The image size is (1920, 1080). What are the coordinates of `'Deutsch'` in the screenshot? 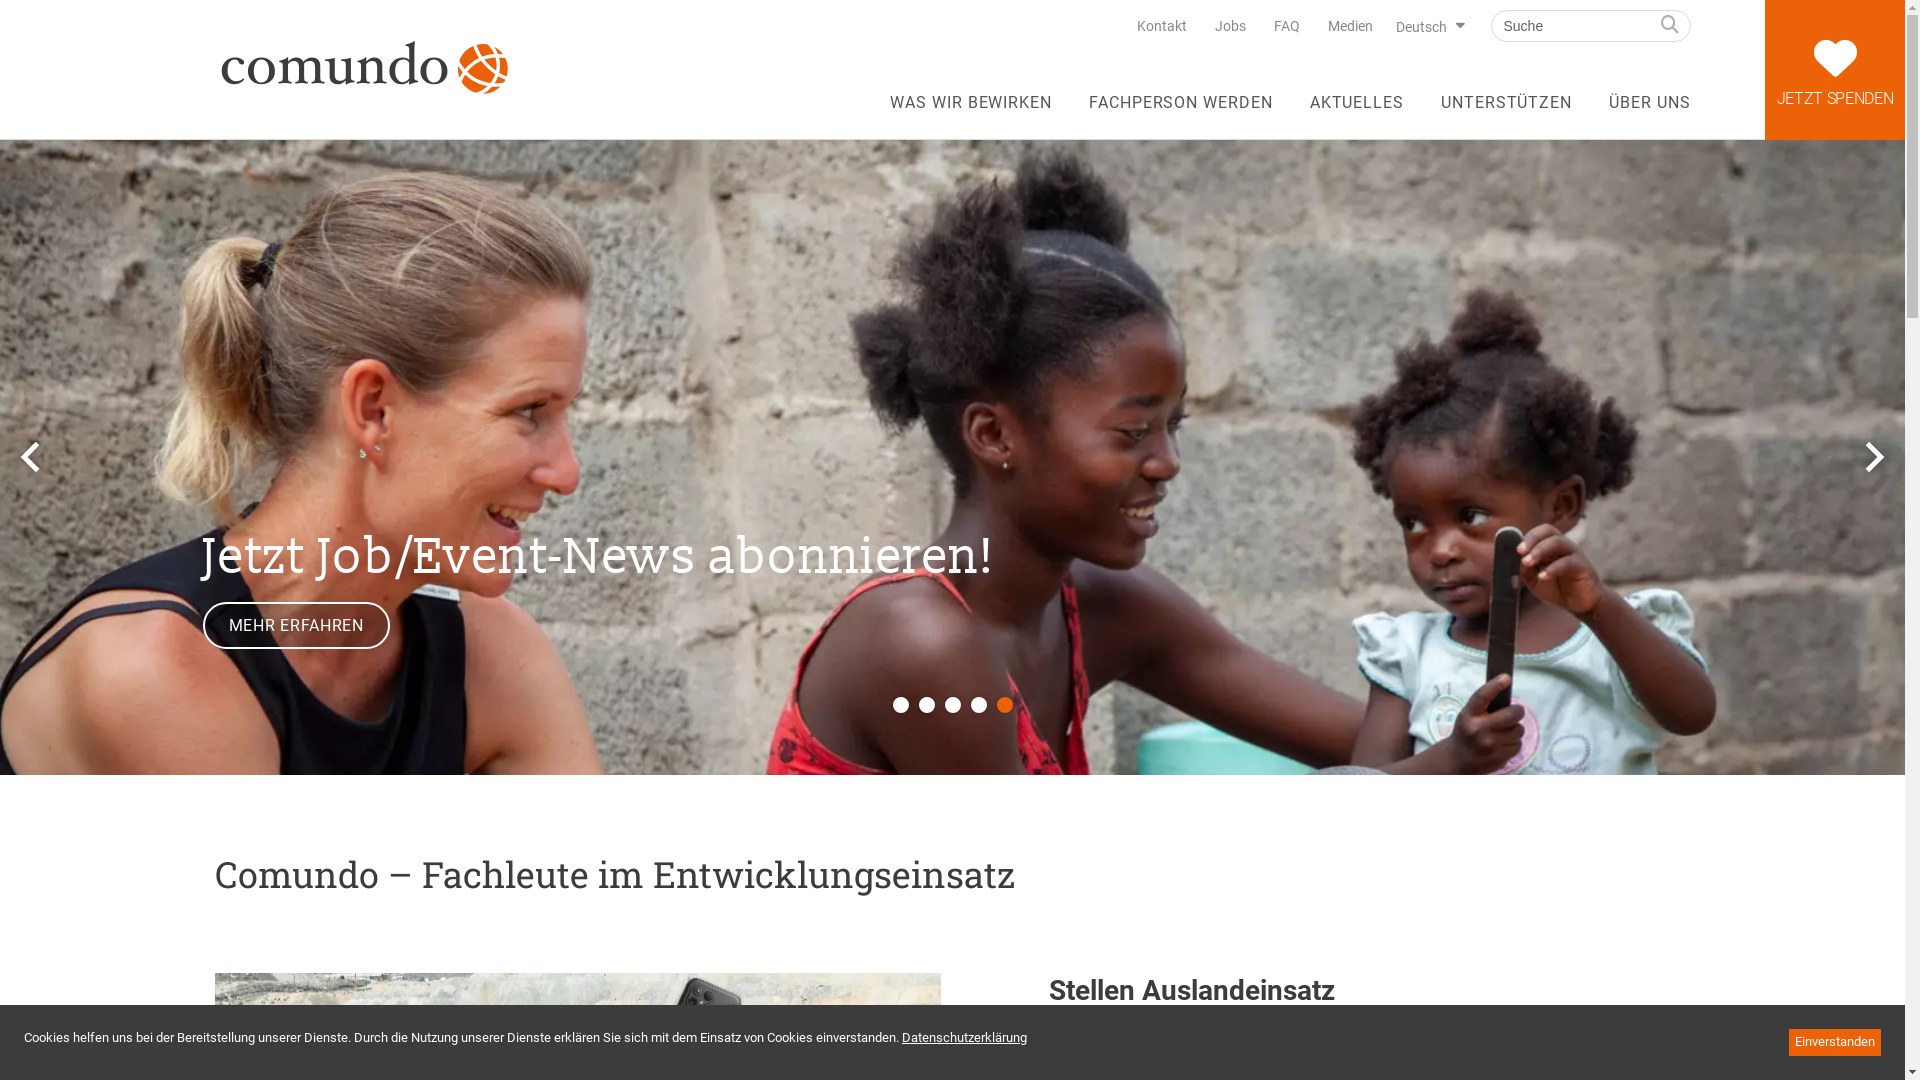 It's located at (1426, 27).